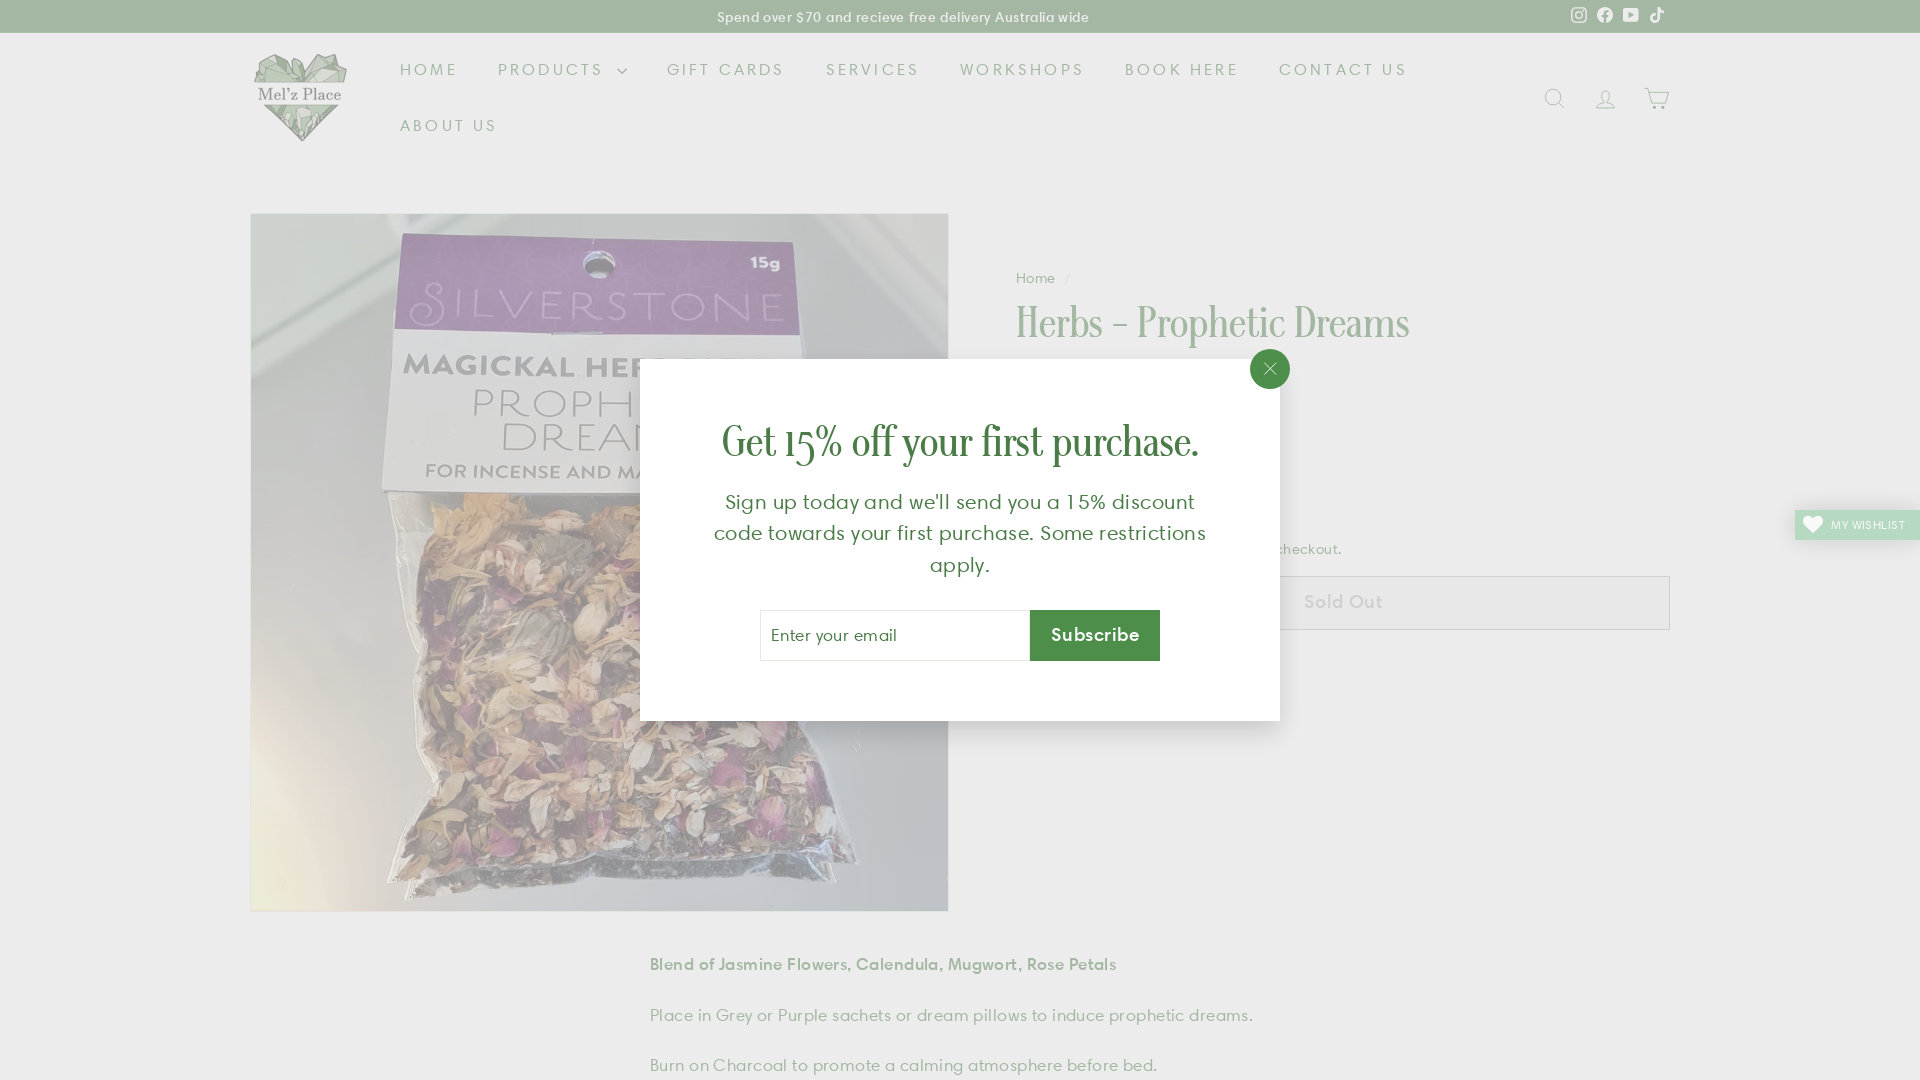 The image size is (1920, 1080). Describe the element at coordinates (1605, 97) in the screenshot. I see `'ACCOUNT'` at that location.